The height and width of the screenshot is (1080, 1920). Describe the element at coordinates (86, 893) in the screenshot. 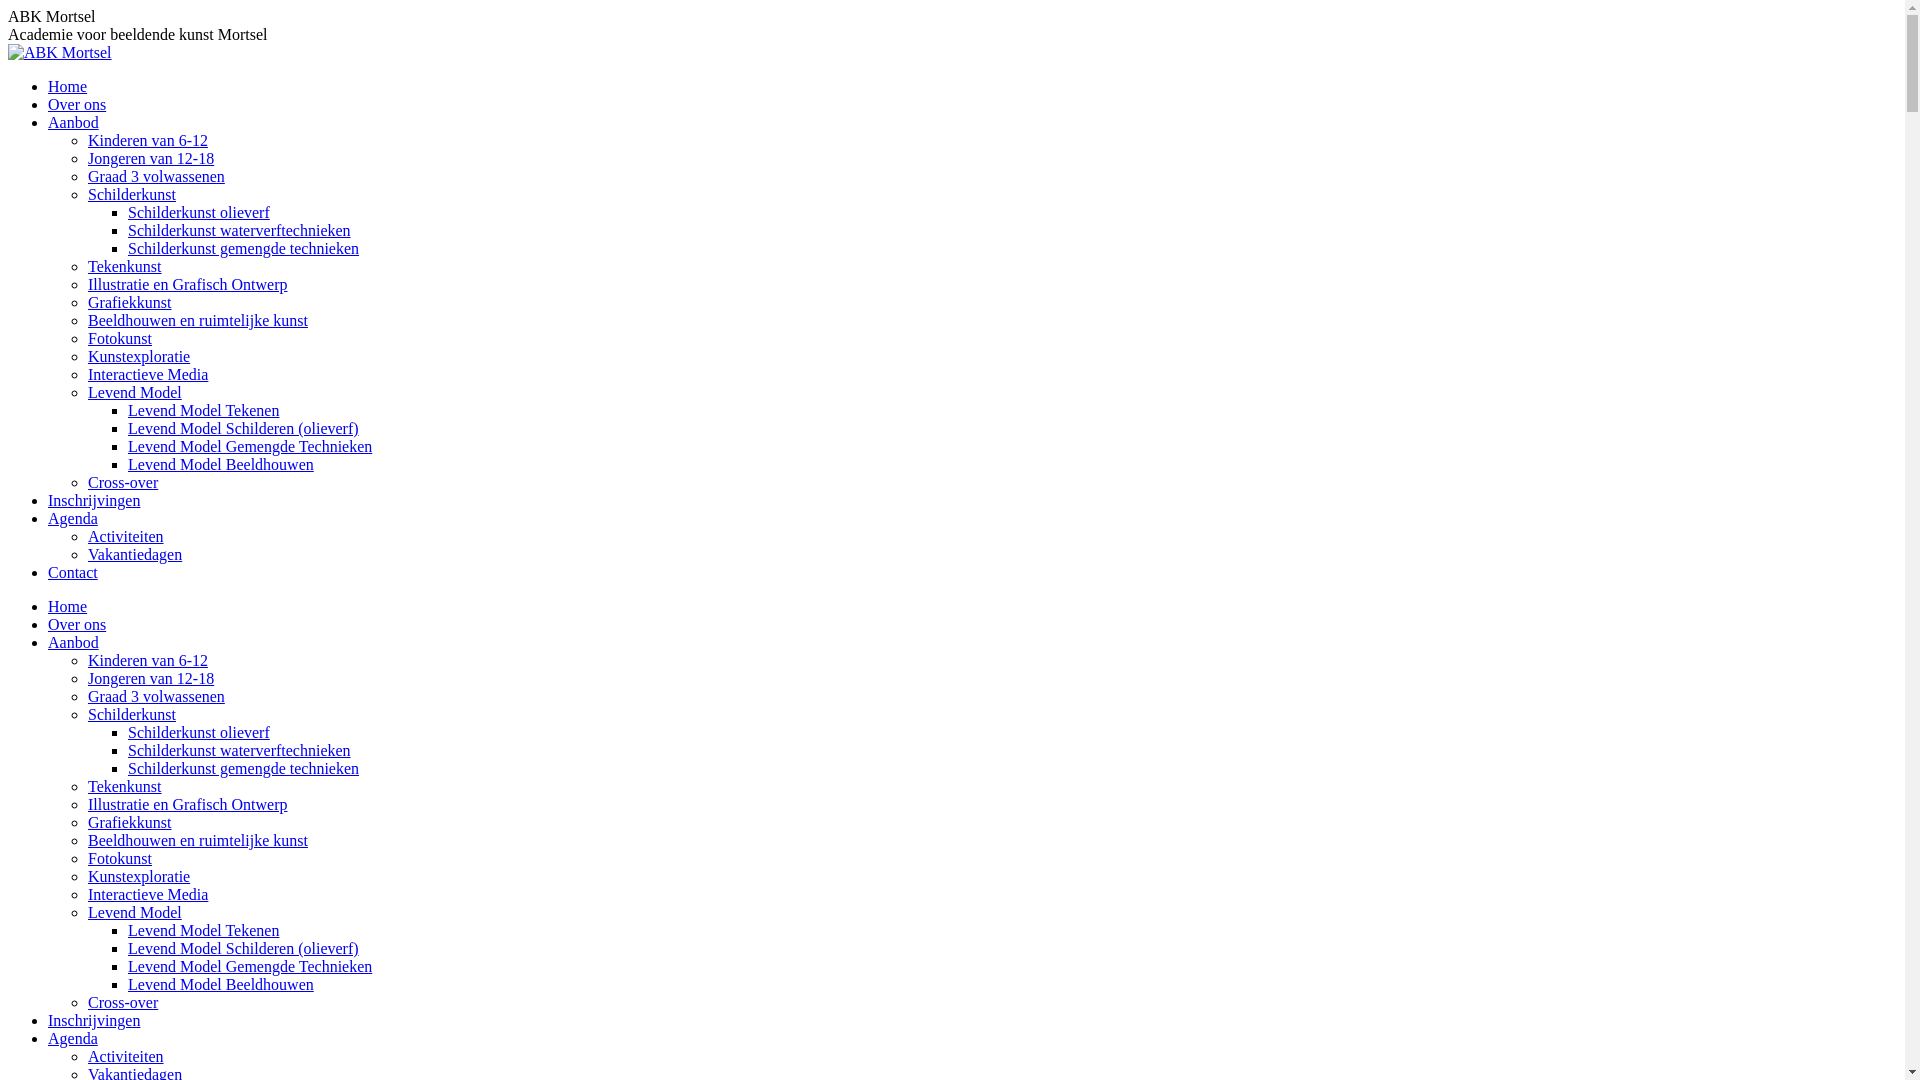

I see `'Interactieve Media'` at that location.